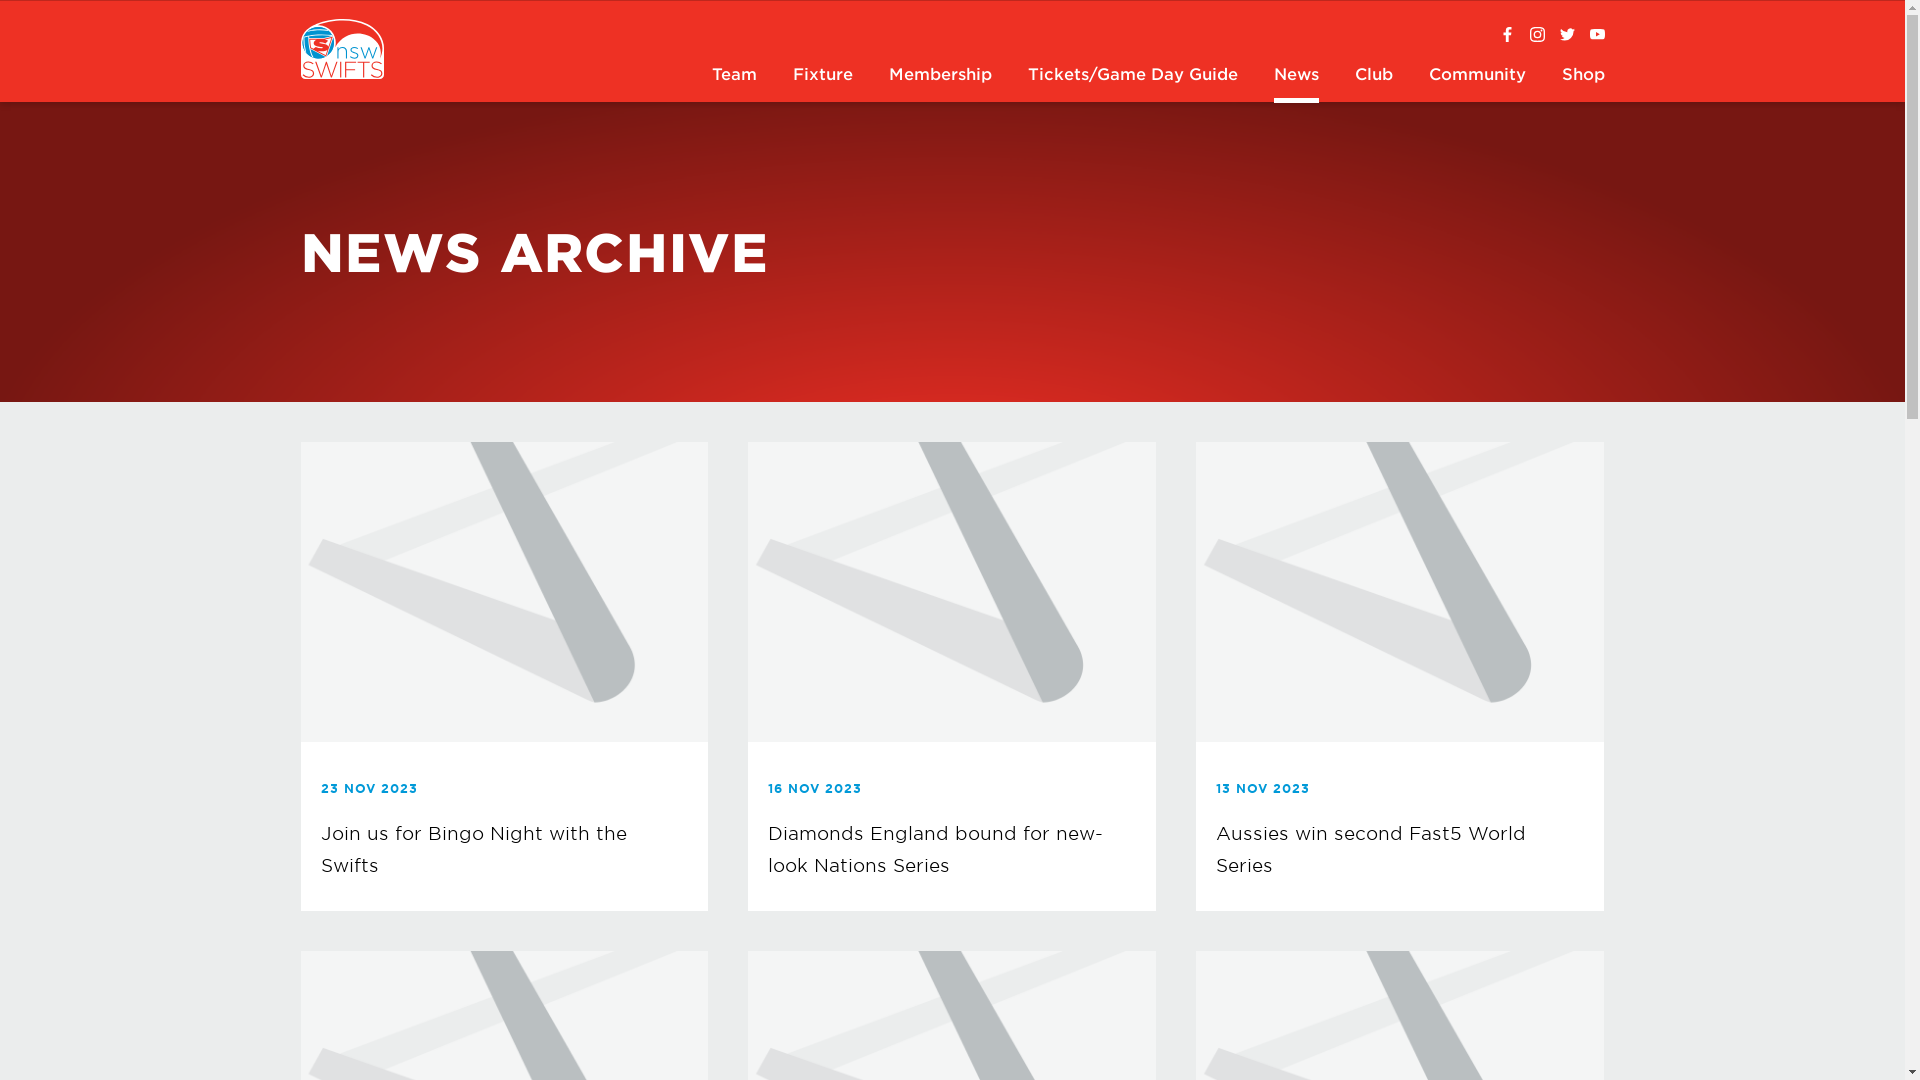 This screenshot has height=1080, width=1920. What do you see at coordinates (1596, 34) in the screenshot?
I see `'NSWSwiftsTV'` at bounding box center [1596, 34].